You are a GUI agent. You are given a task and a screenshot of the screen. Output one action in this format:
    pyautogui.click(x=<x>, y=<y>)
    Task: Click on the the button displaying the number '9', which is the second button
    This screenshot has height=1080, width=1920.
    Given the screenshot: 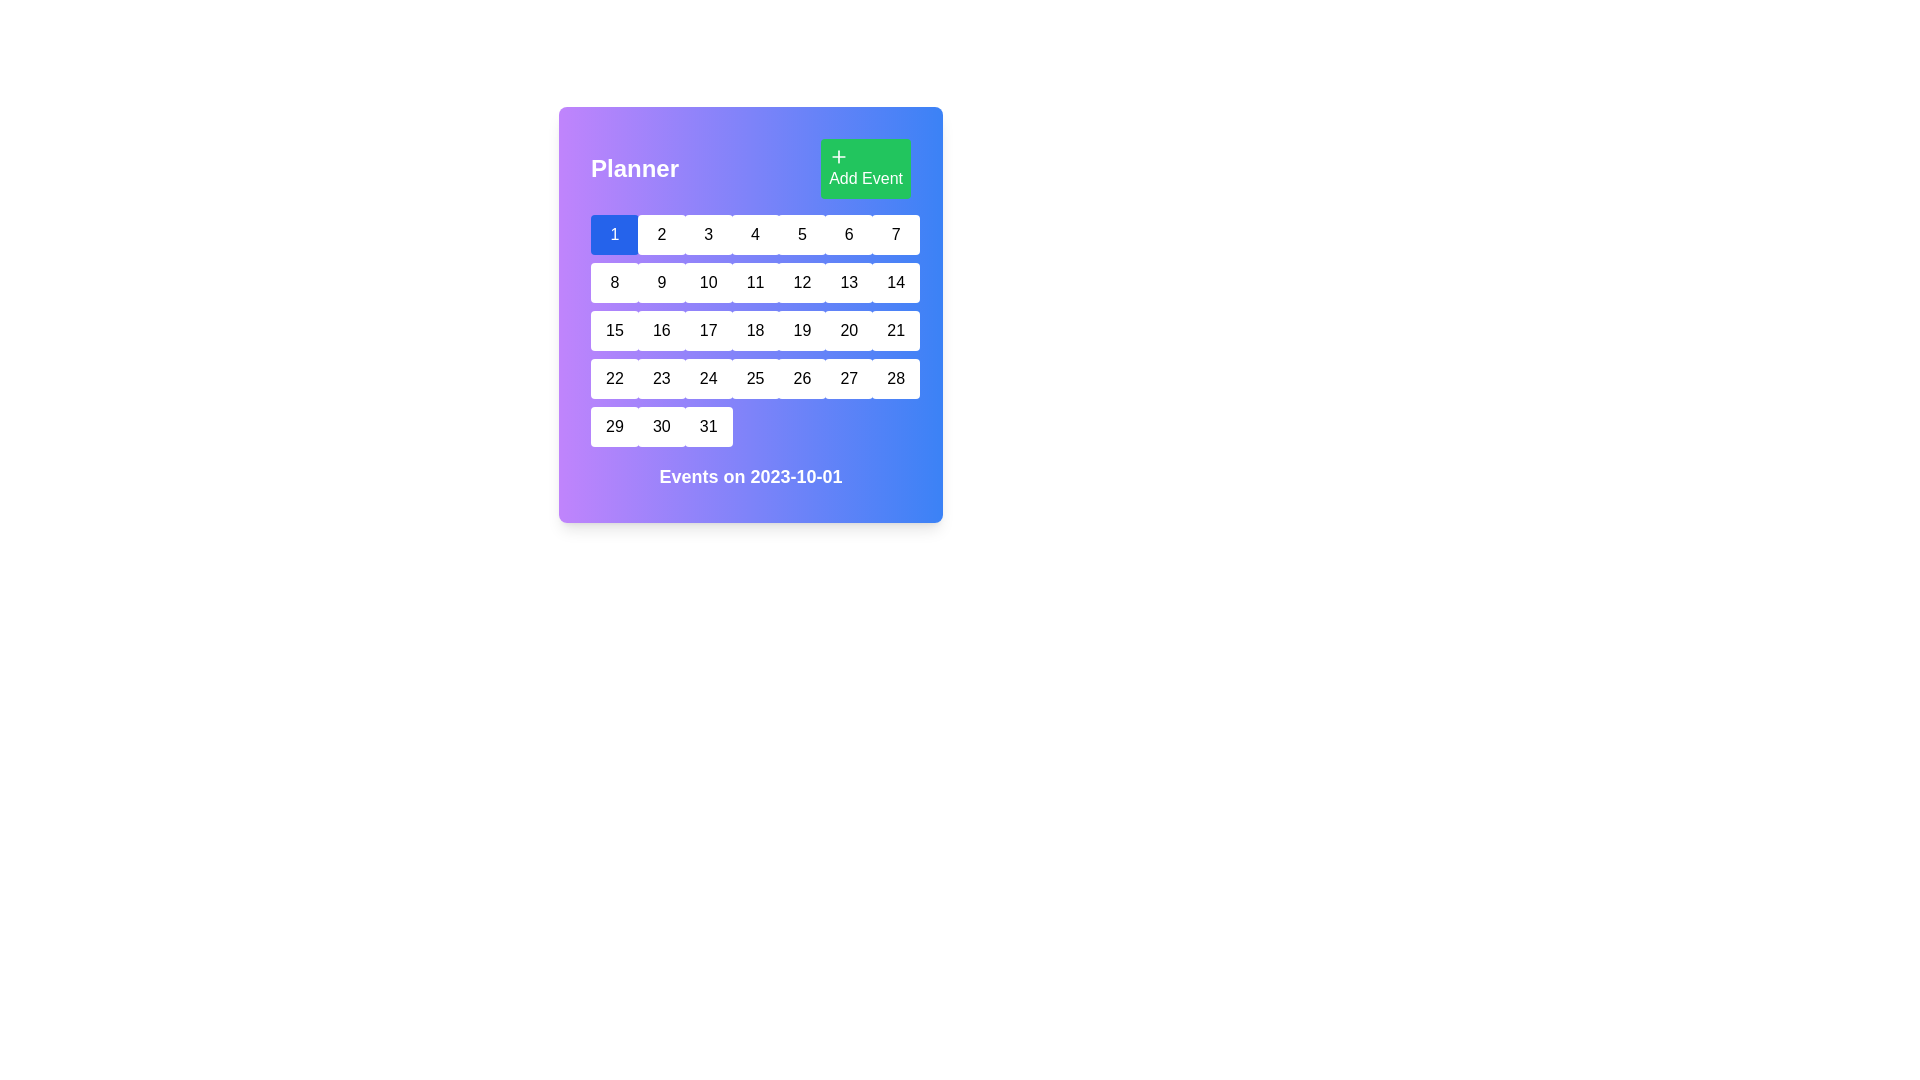 What is the action you would take?
    pyautogui.click(x=661, y=282)
    